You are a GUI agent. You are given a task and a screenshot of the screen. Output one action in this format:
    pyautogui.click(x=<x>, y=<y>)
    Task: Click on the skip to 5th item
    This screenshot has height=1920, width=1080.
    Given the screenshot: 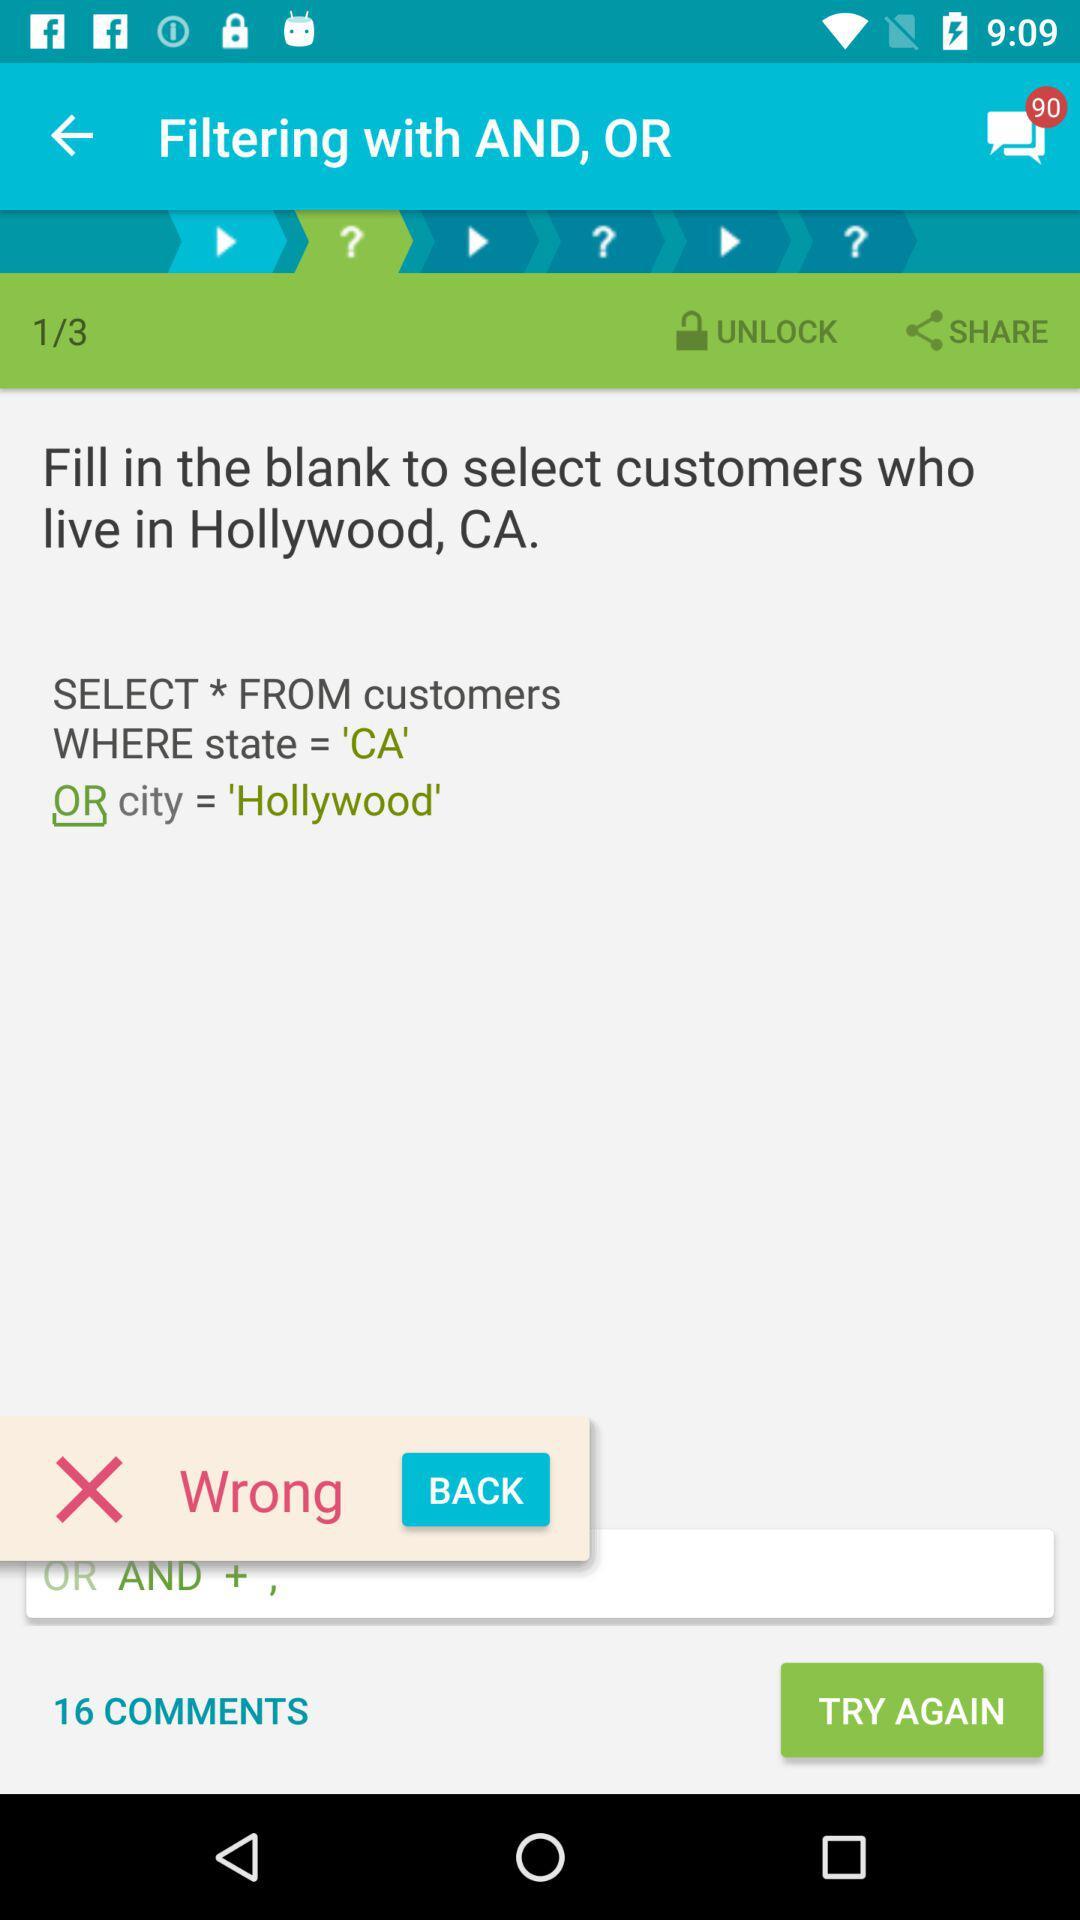 What is the action you would take?
    pyautogui.click(x=729, y=240)
    